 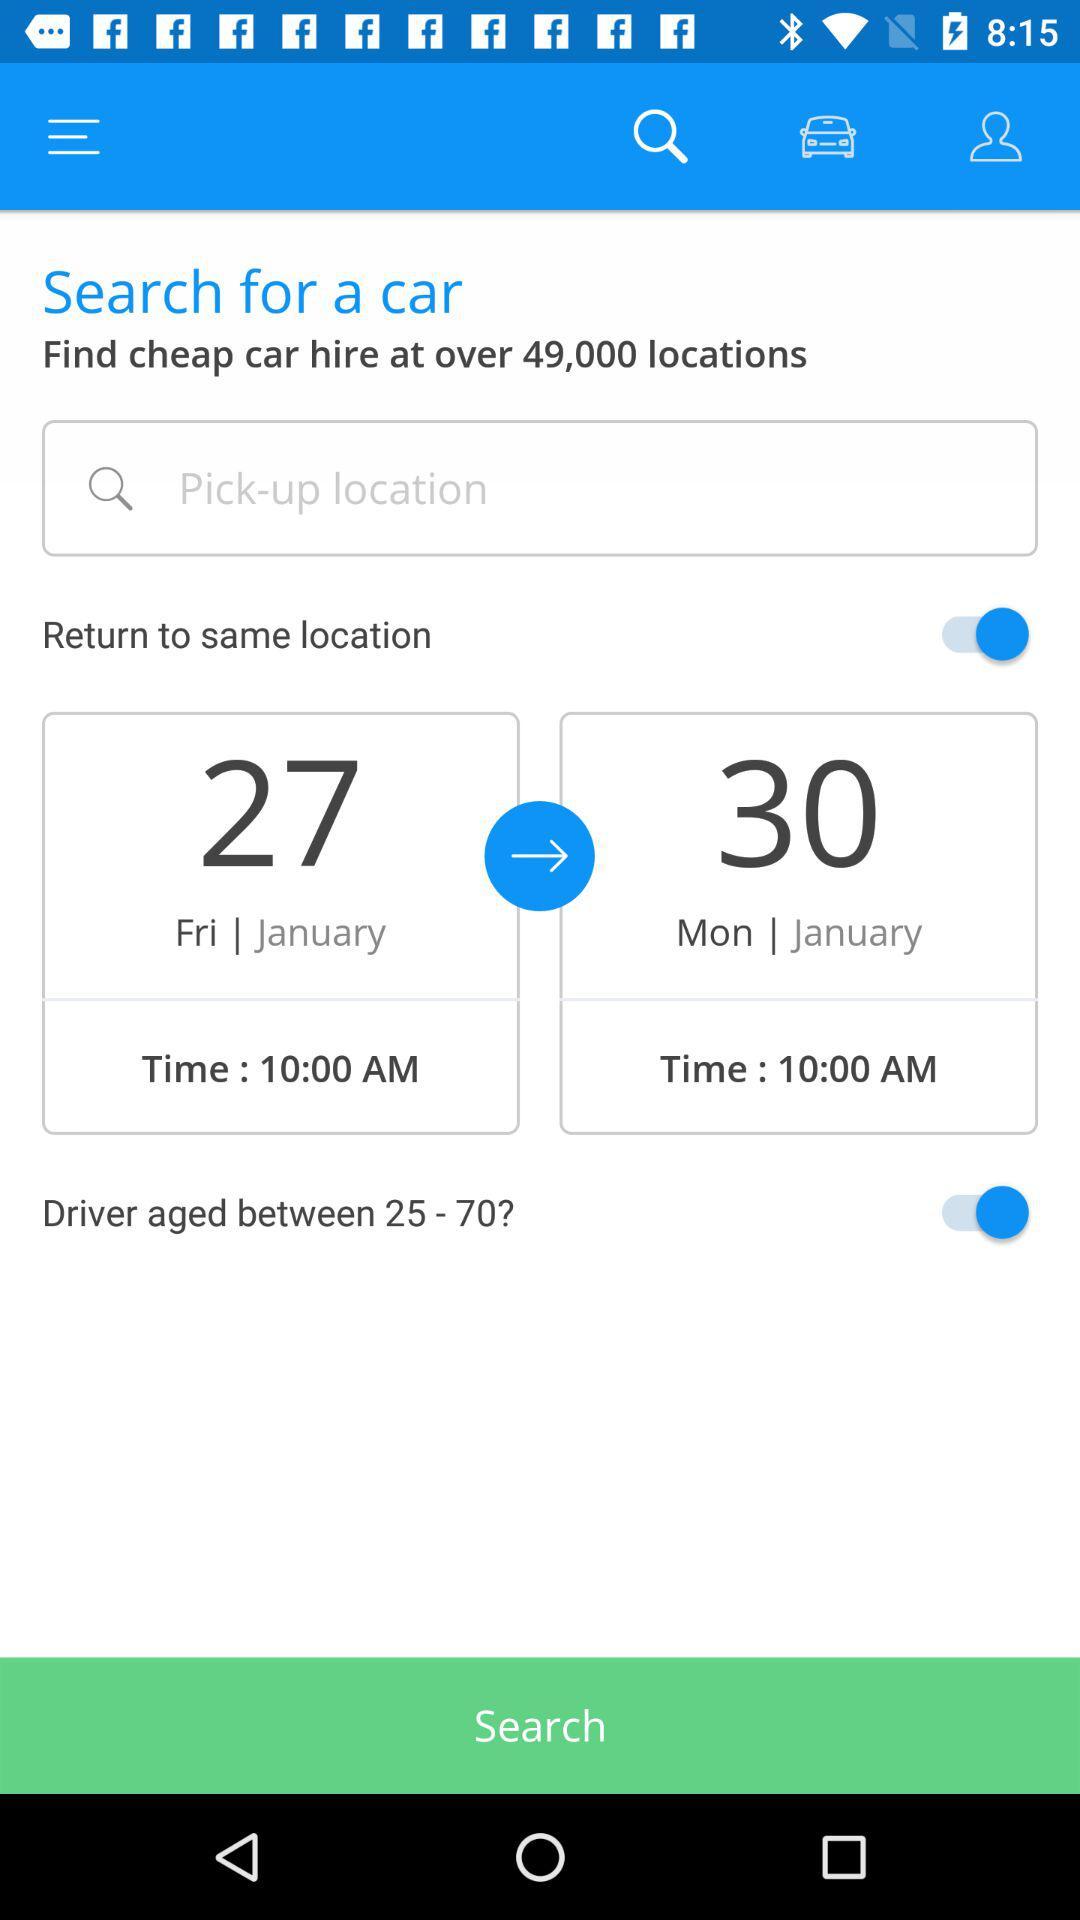 I want to click on return location selection, so click(x=938, y=633).